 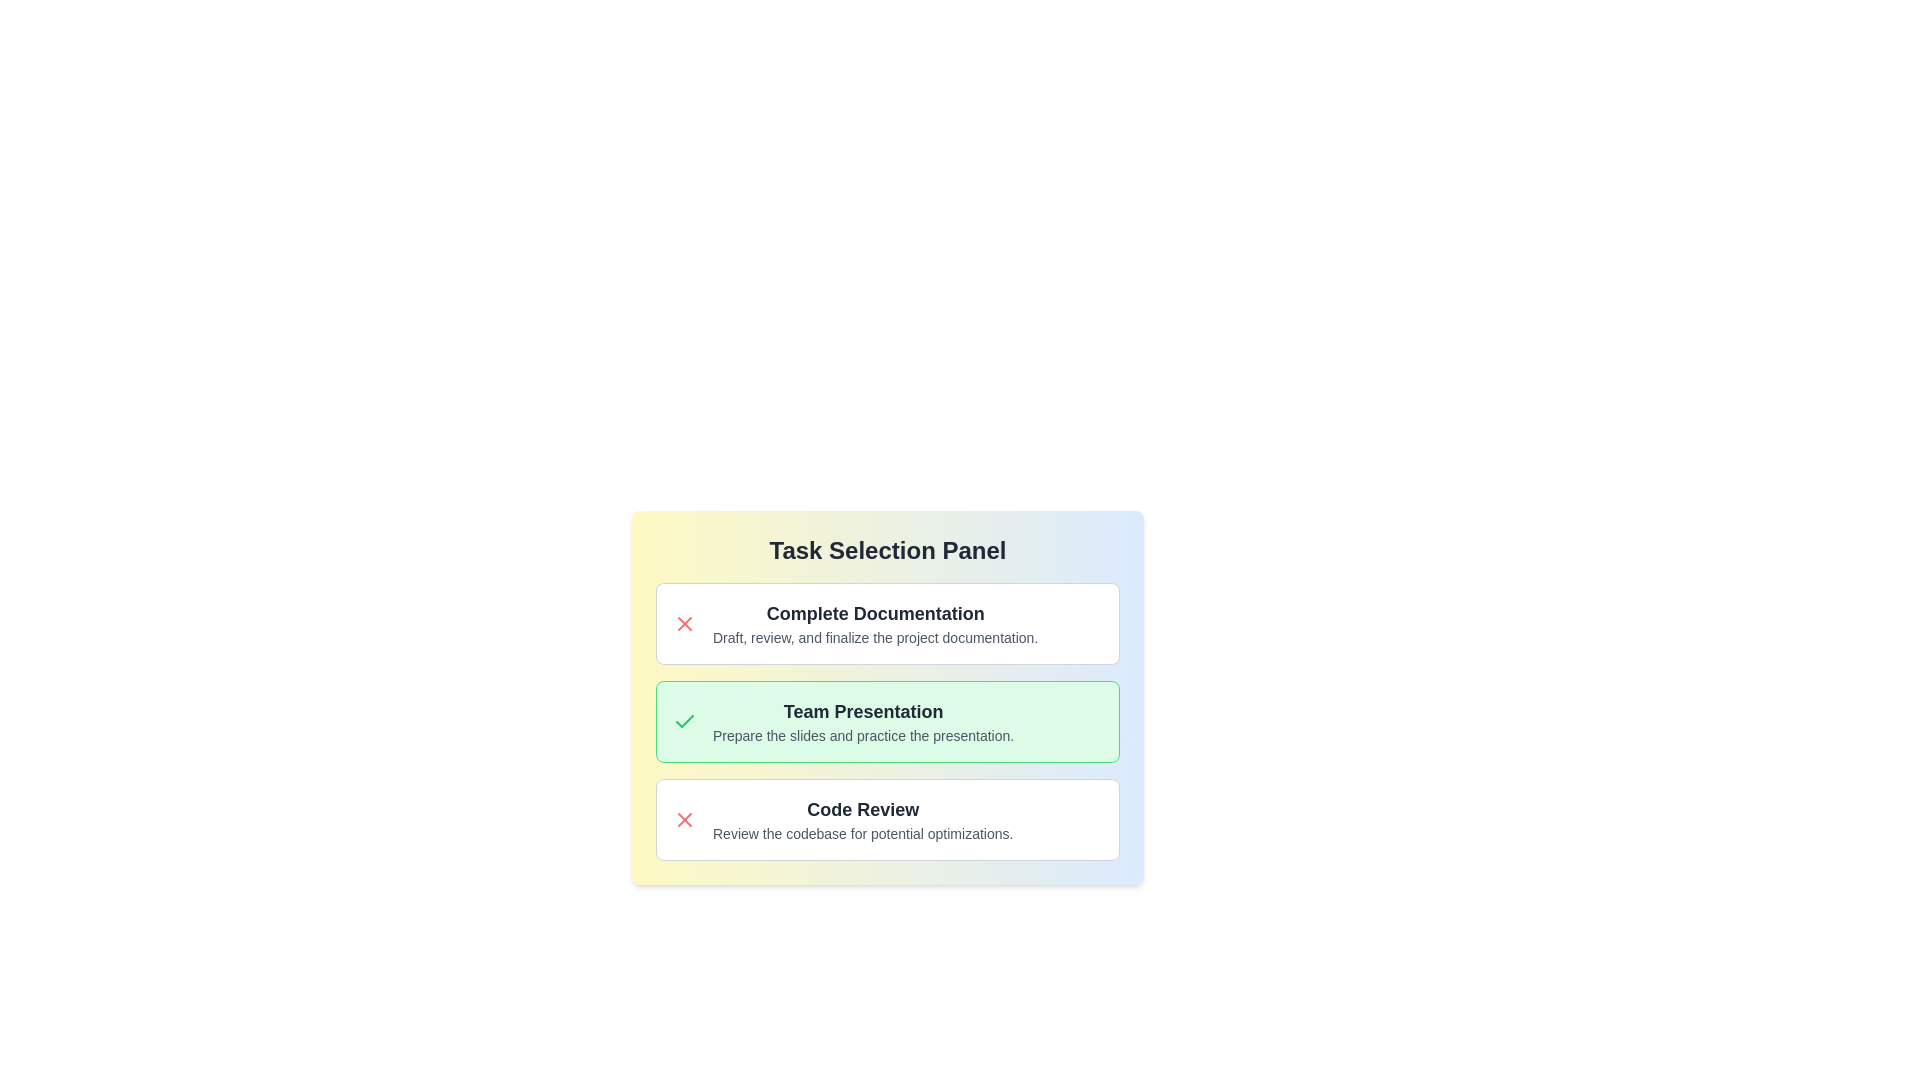 I want to click on the status icon indicating the incomplete or rejected state of the 'Complete Documentation' task, which is located at the far left of the task item, so click(x=685, y=623).